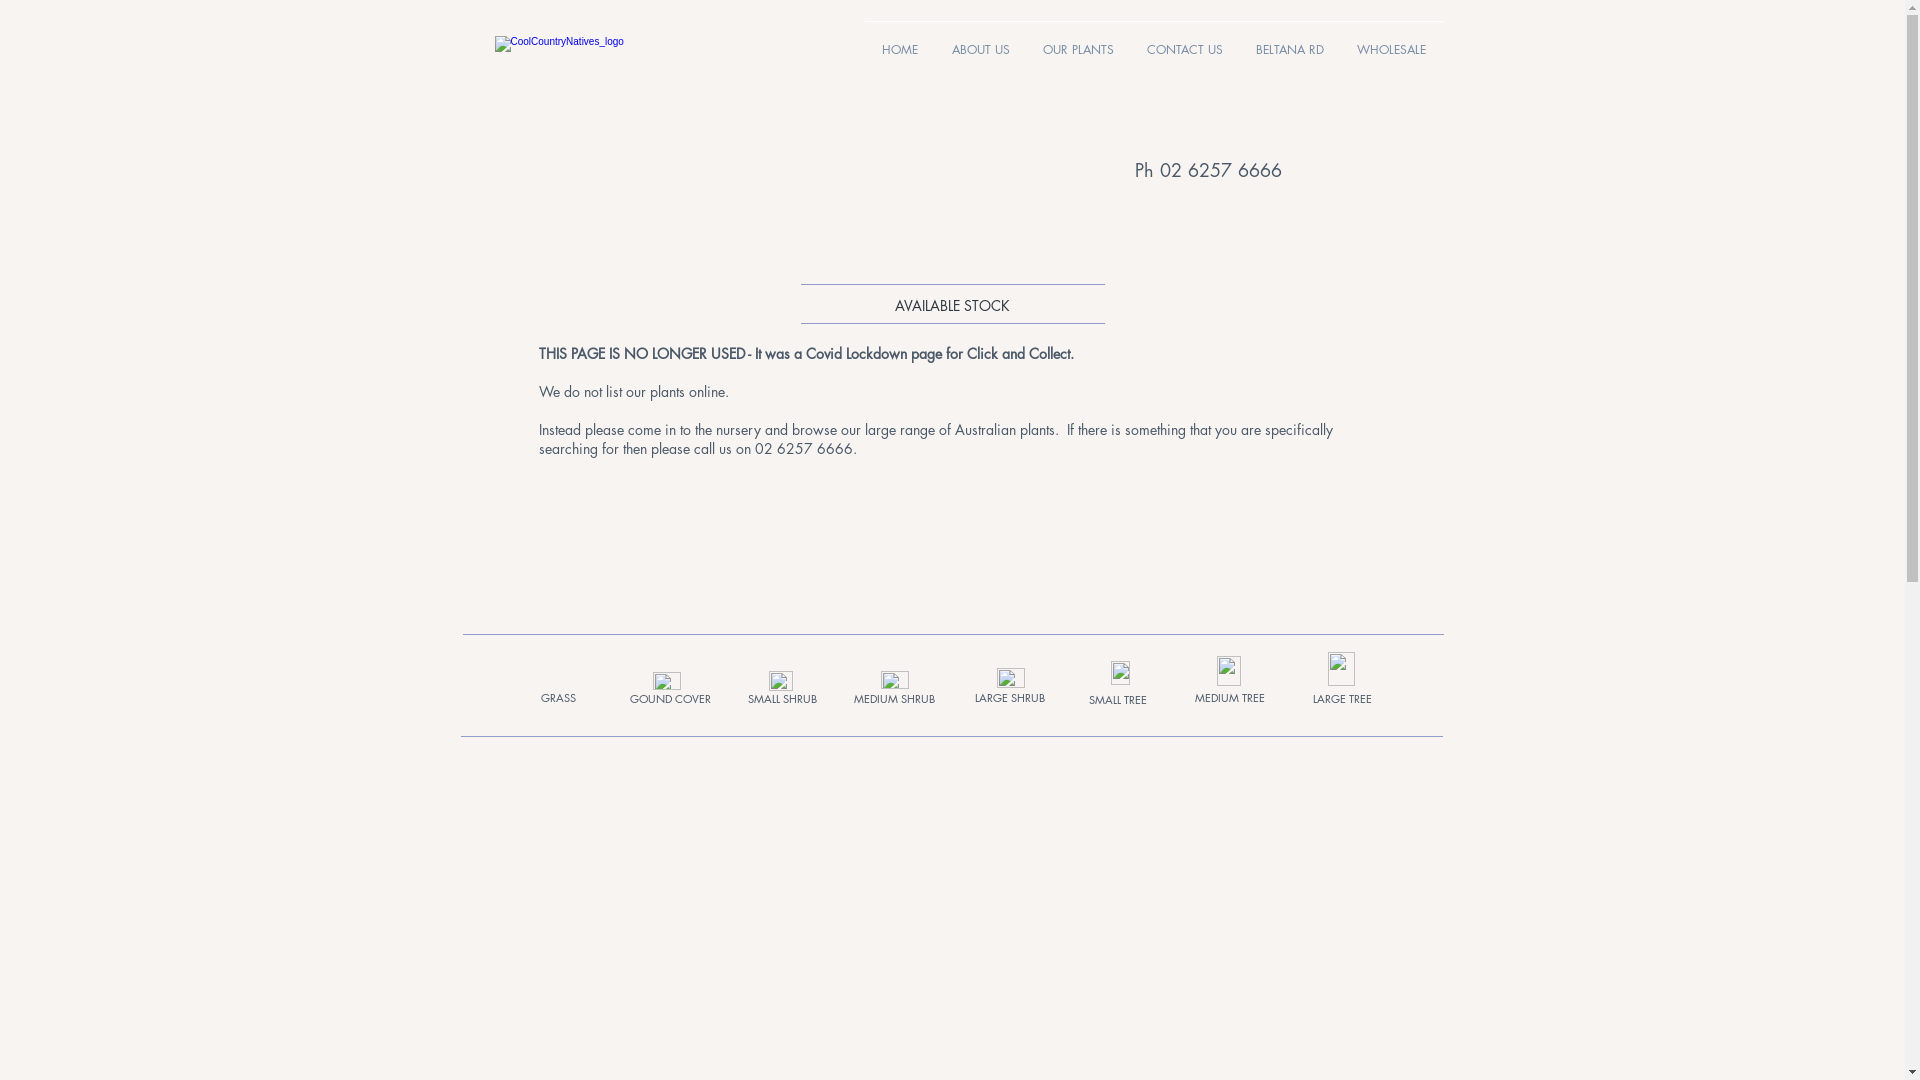 This screenshot has width=1920, height=1080. Describe the element at coordinates (897, 41) in the screenshot. I see `'HOME'` at that location.